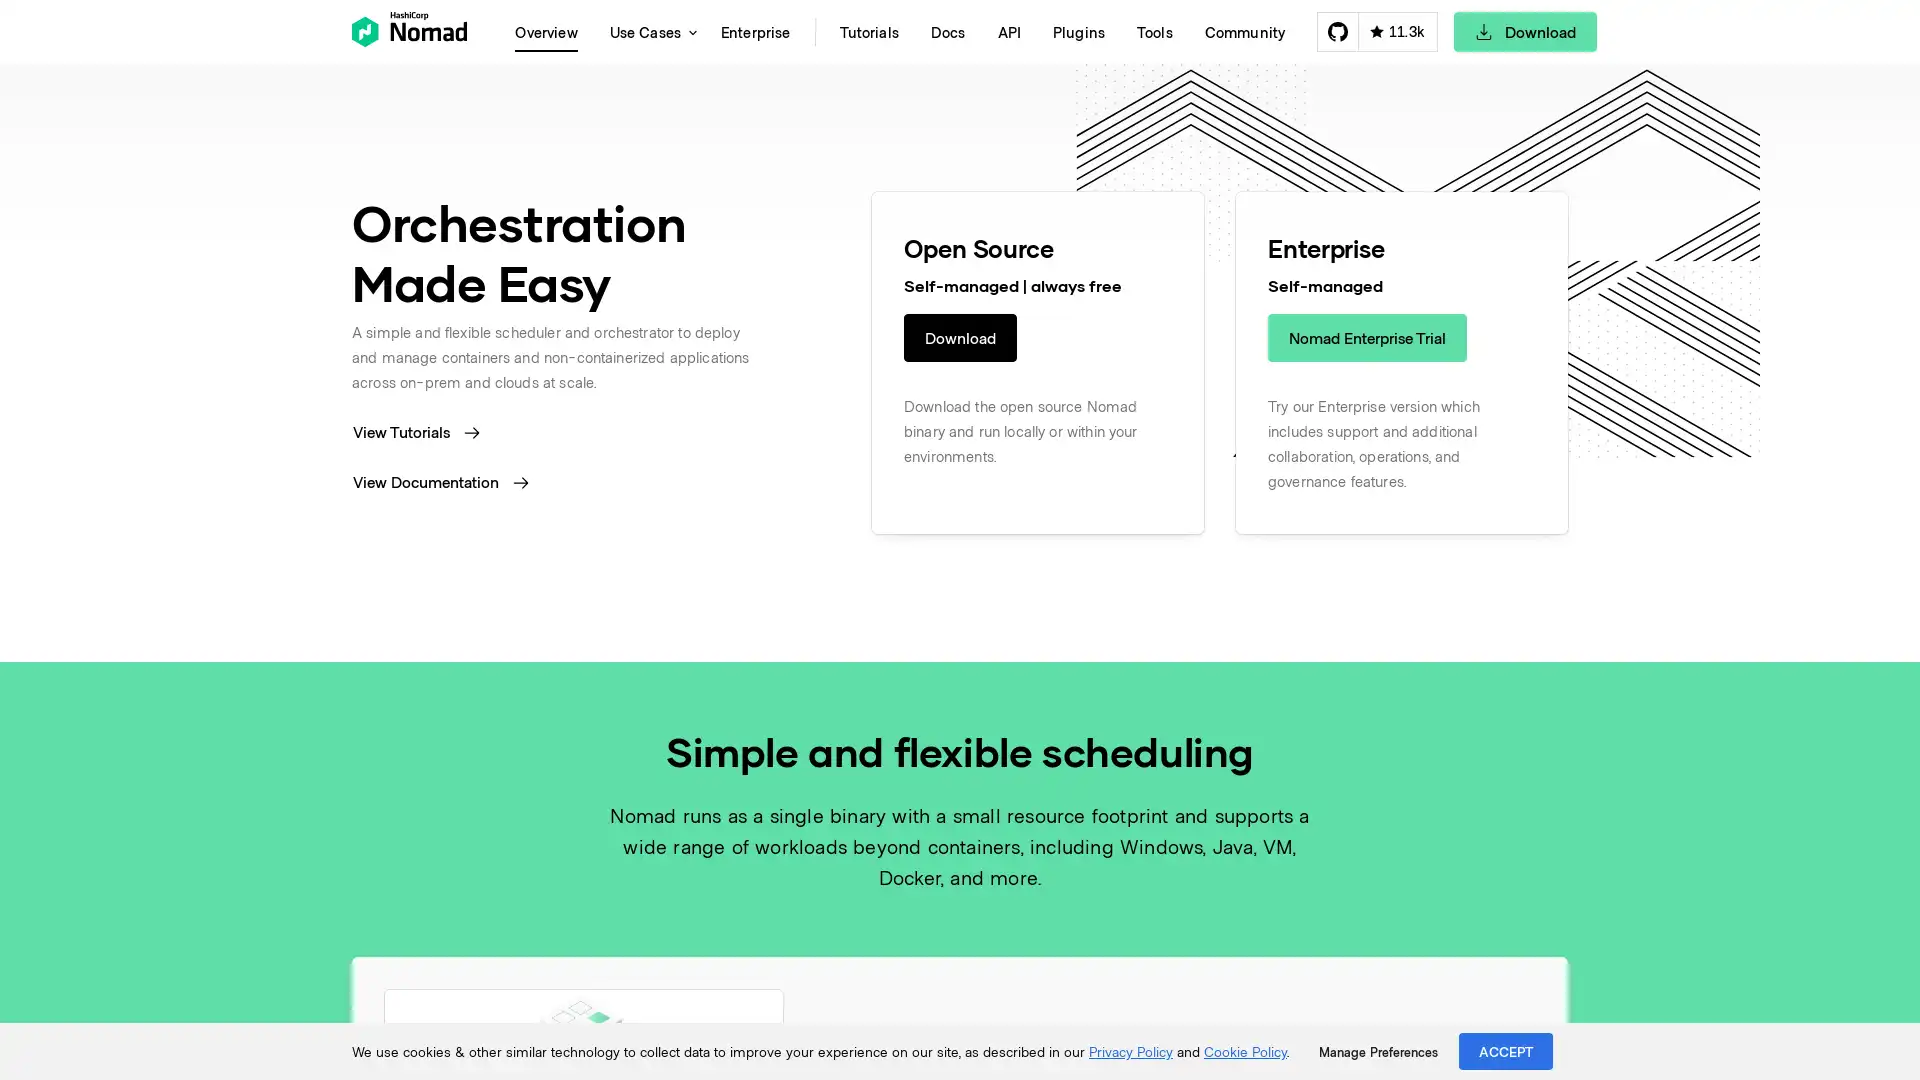 This screenshot has height=1080, width=1920. Describe the element at coordinates (648, 31) in the screenshot. I see `Use Cases` at that location.